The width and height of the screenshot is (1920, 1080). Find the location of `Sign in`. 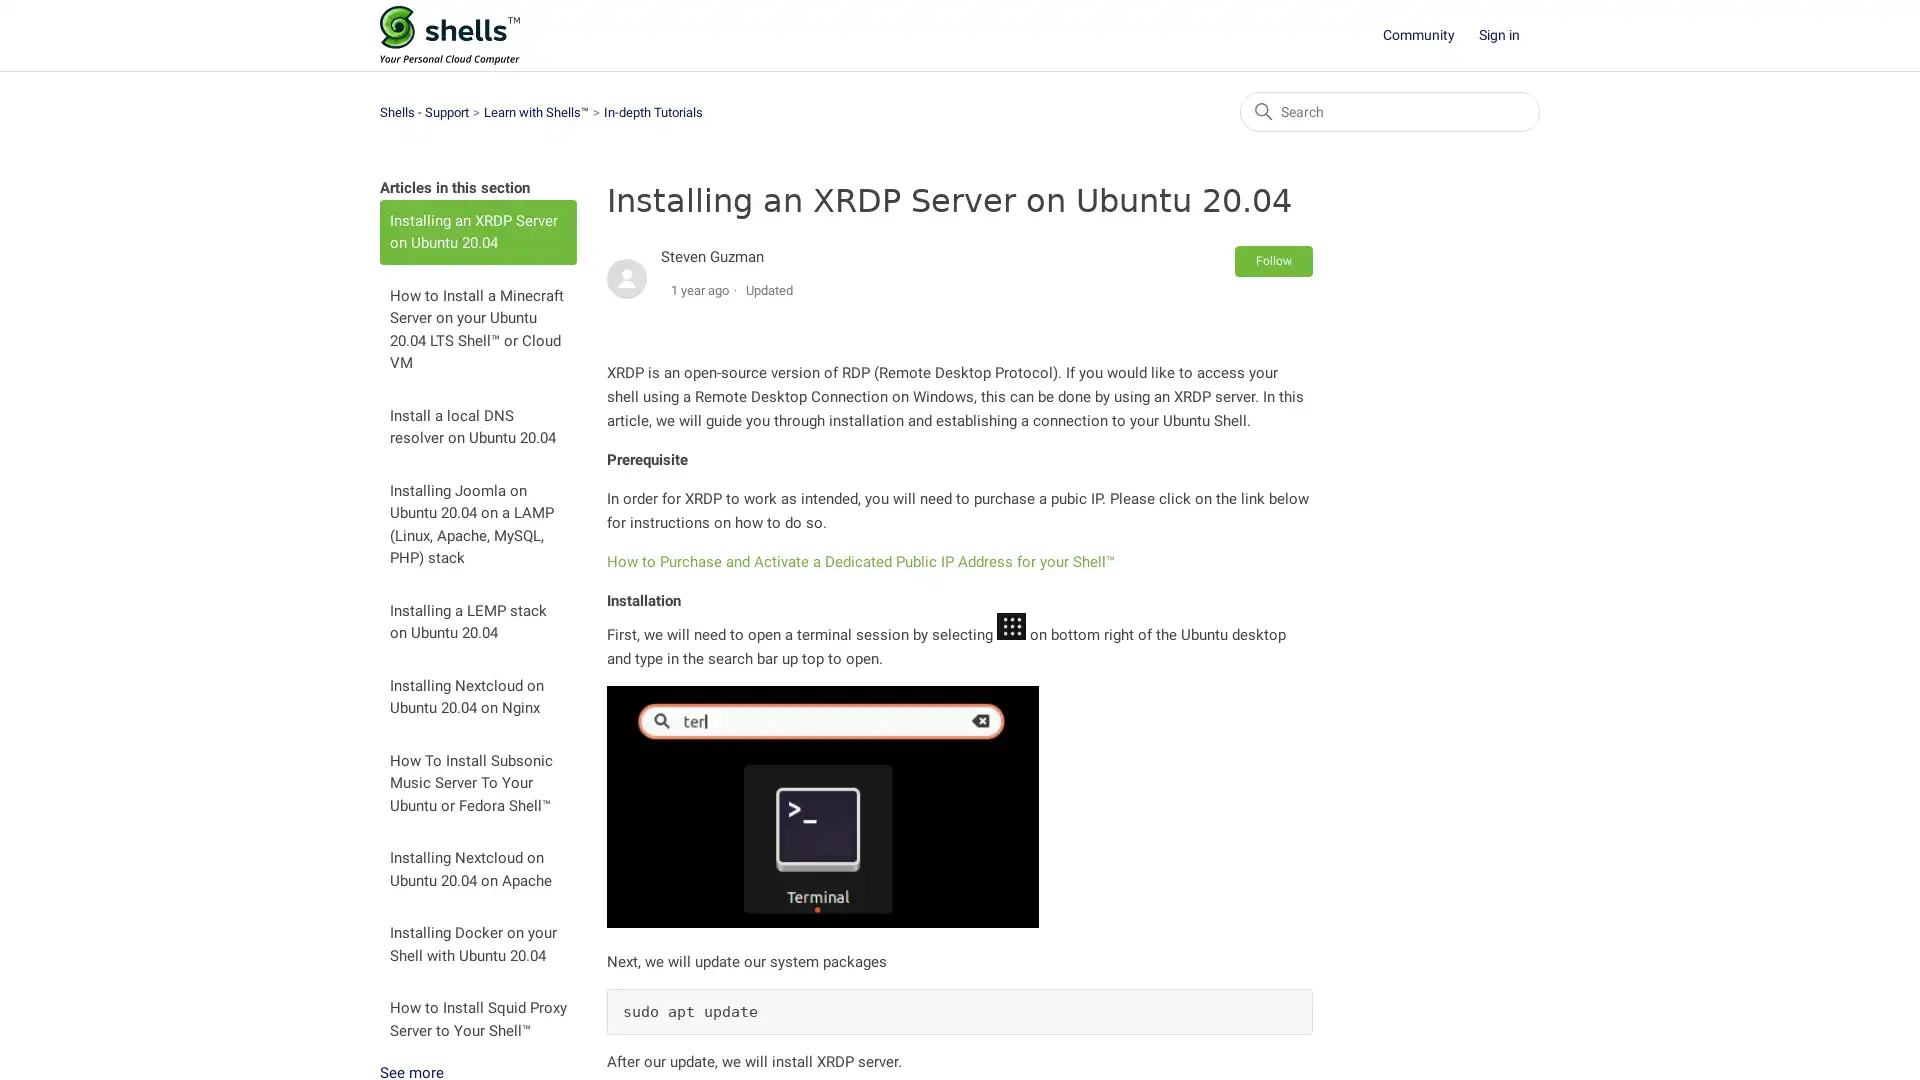

Sign in is located at coordinates (1509, 35).